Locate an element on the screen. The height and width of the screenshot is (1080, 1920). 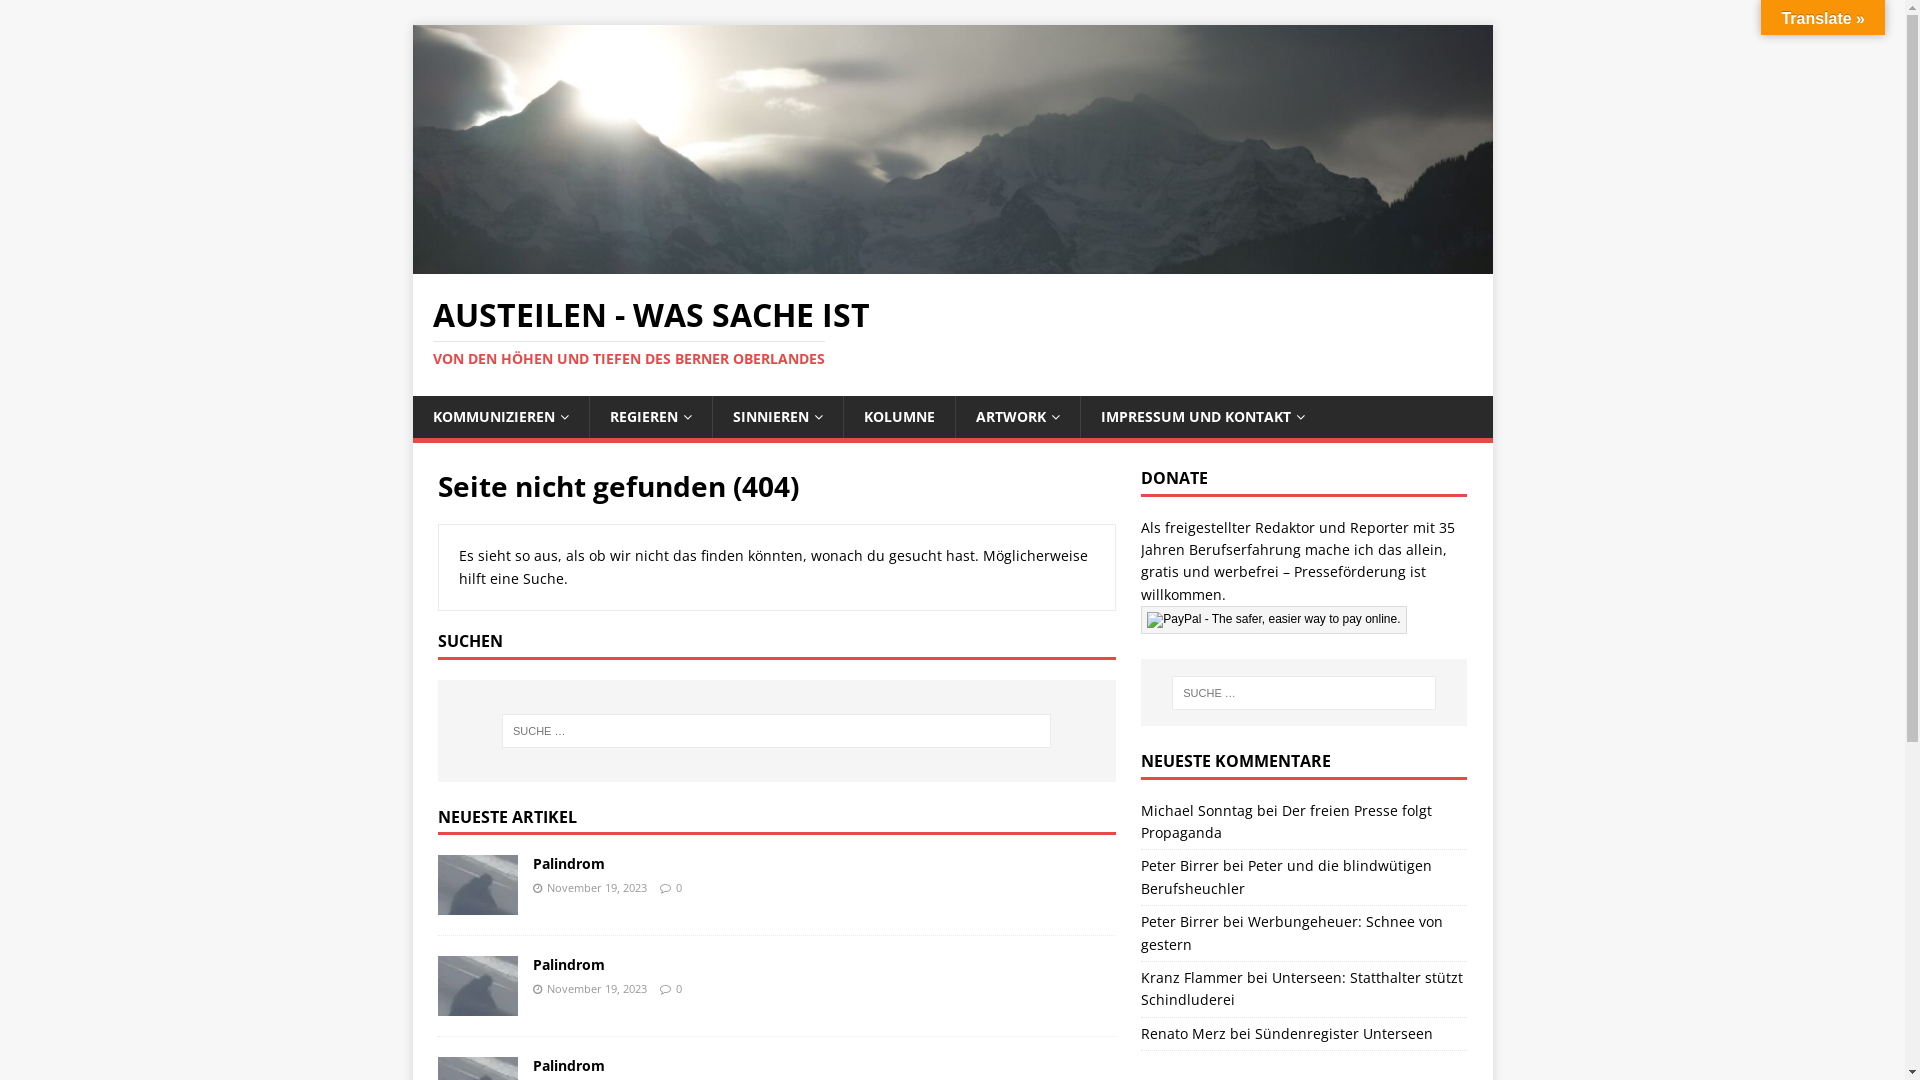
'0' is located at coordinates (678, 987).